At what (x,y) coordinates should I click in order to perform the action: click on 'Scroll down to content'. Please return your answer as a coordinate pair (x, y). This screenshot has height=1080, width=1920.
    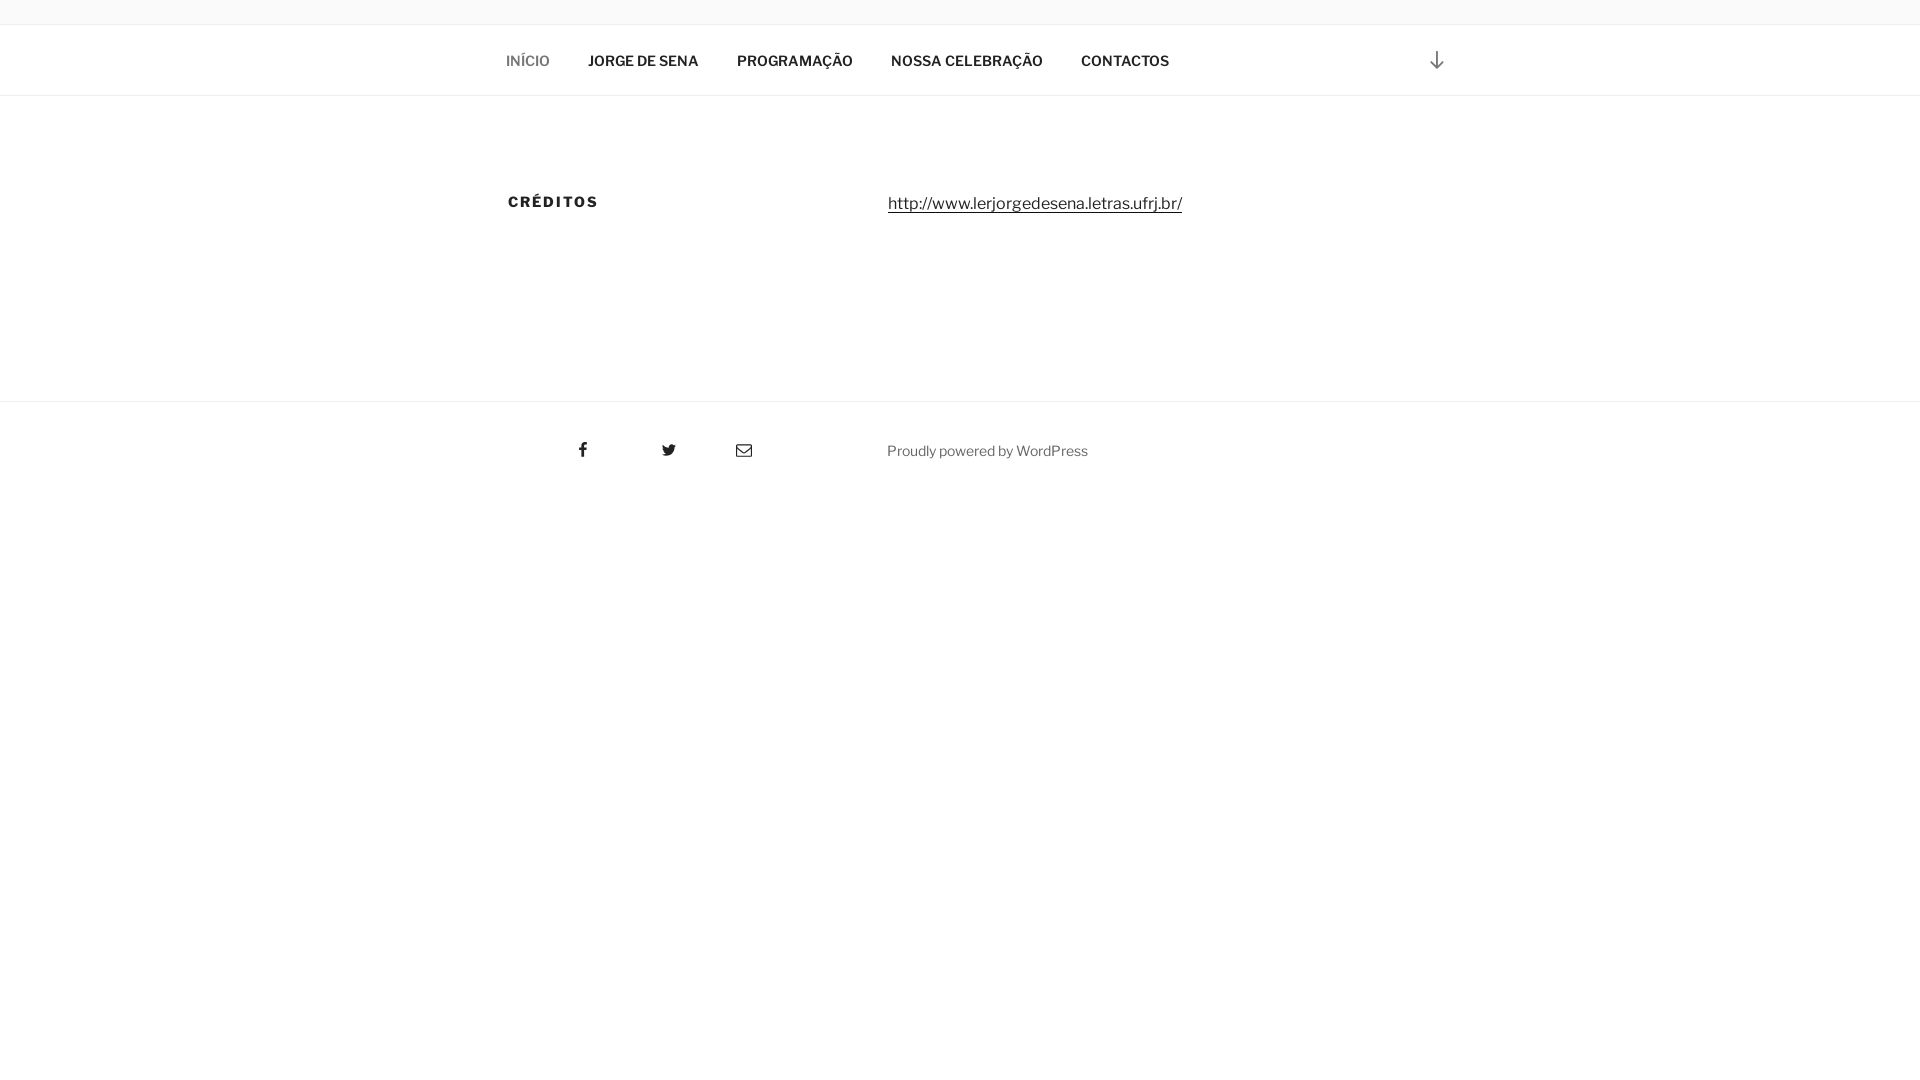
    Looking at the image, I should click on (1435, 58).